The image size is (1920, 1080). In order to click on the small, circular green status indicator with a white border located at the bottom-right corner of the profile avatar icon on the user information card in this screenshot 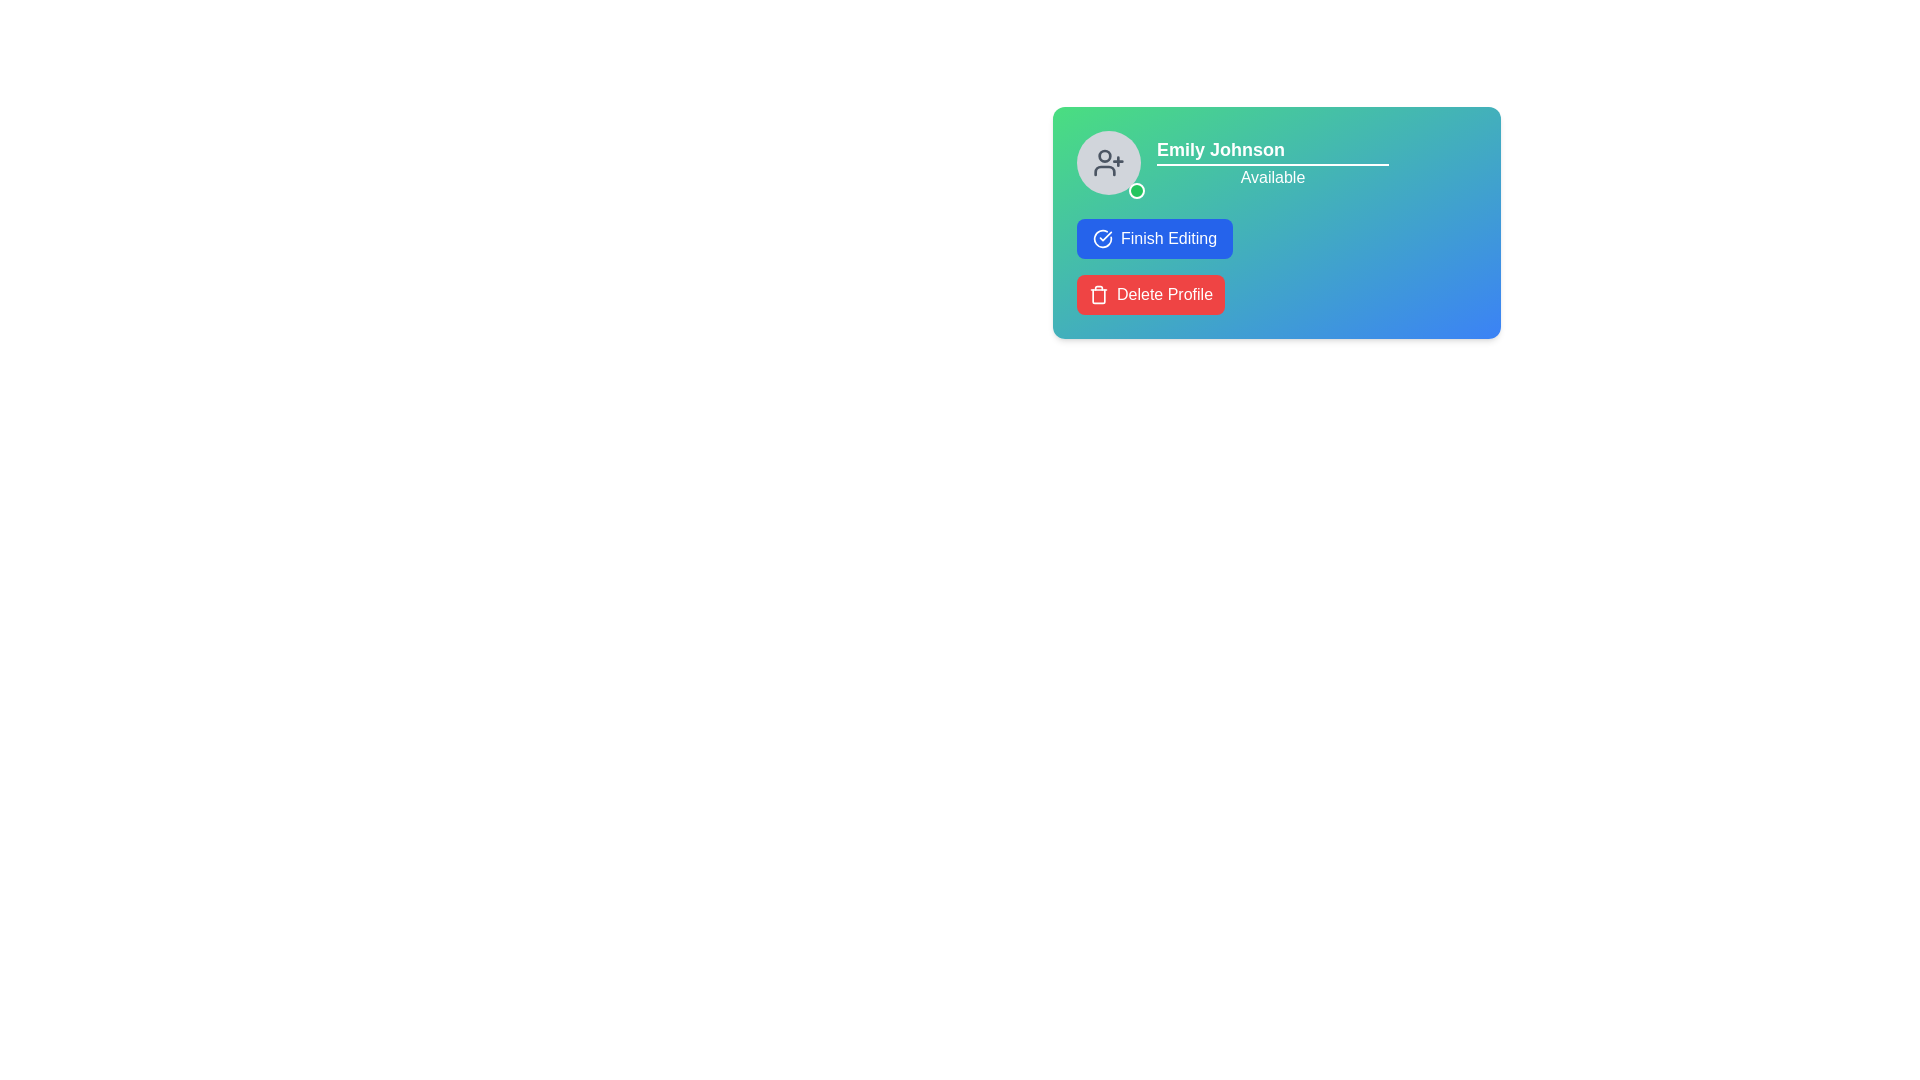, I will do `click(1137, 191)`.